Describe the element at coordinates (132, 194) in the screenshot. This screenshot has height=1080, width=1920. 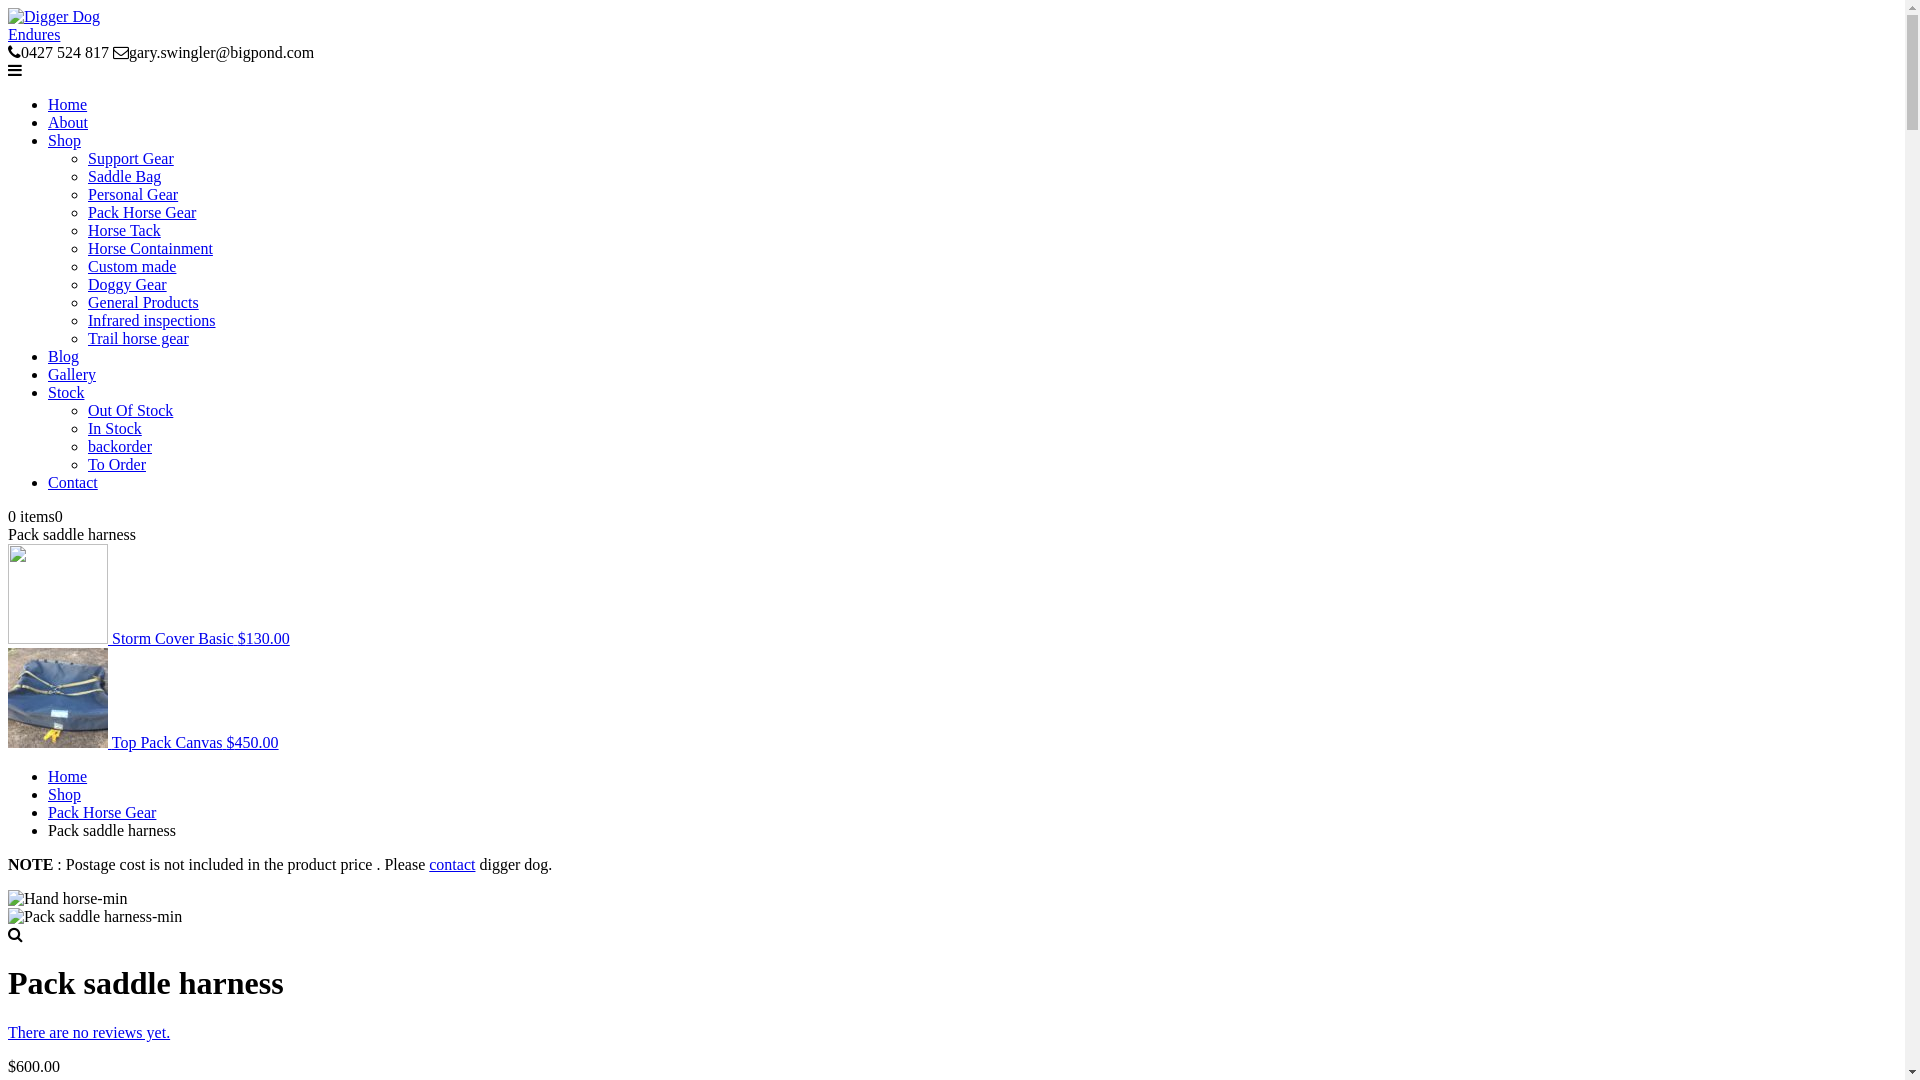
I see `'Personal Gear'` at that location.